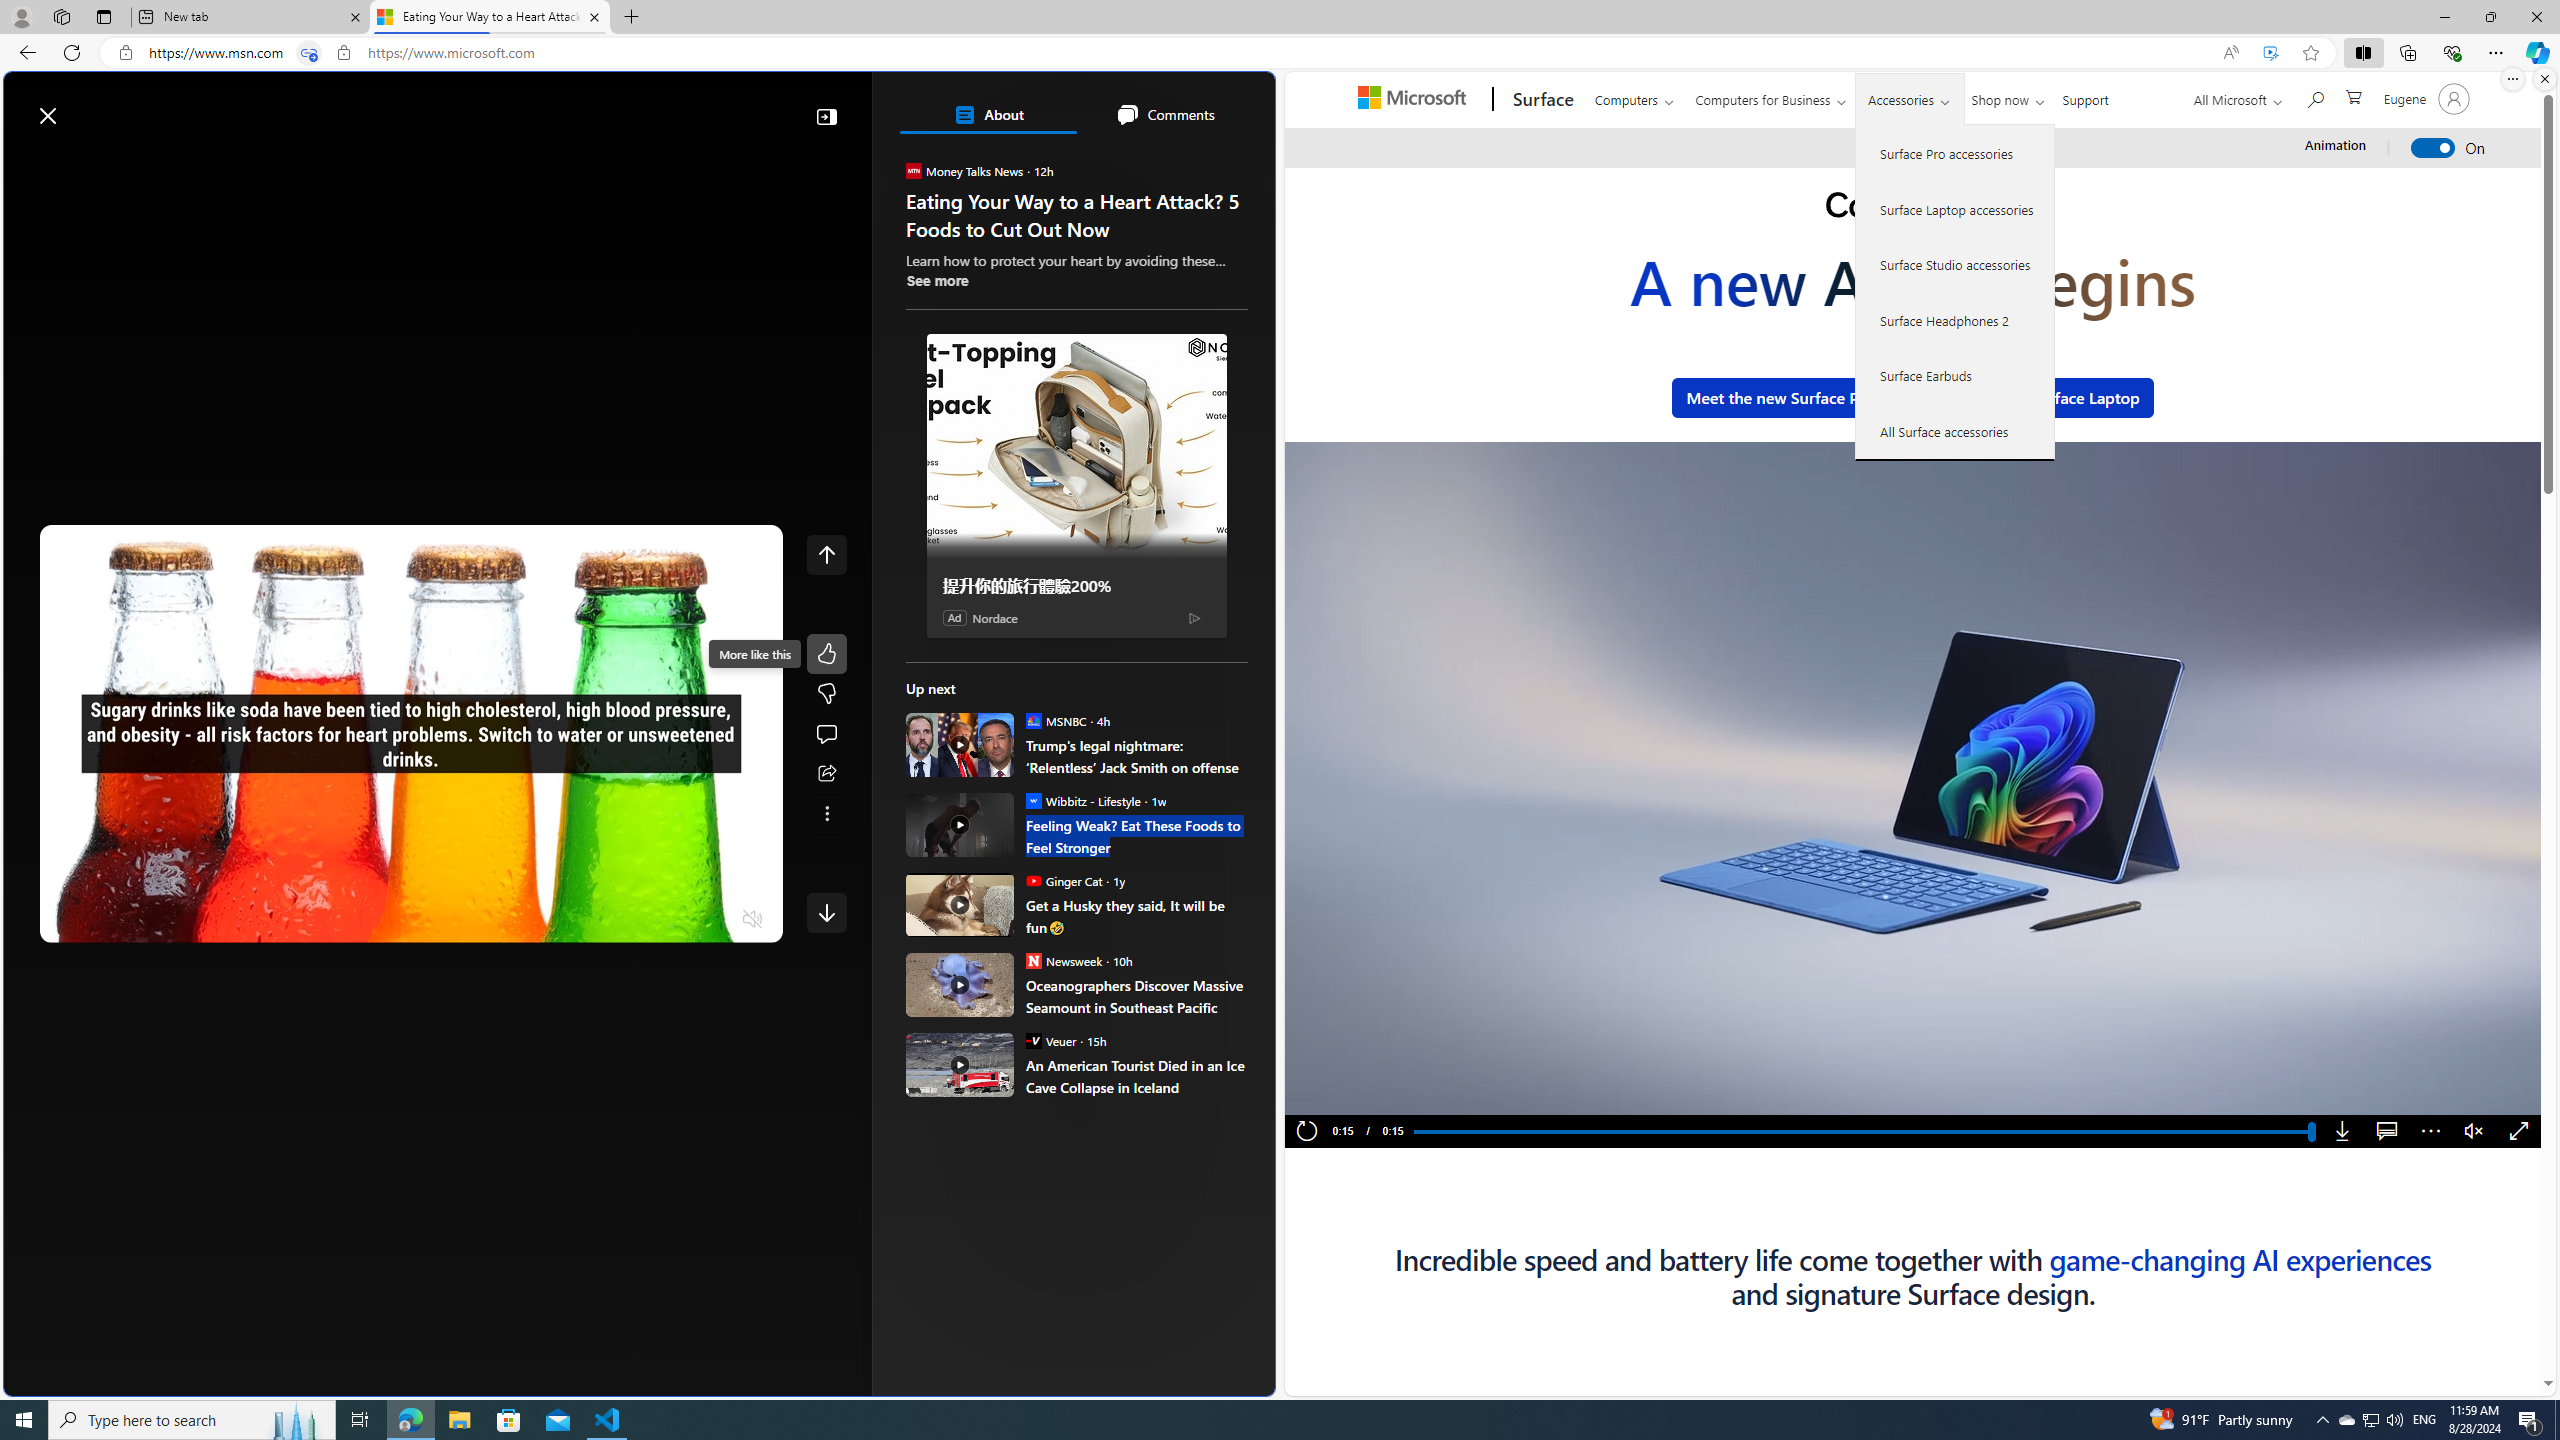 Image resolution: width=2560 pixels, height=1440 pixels. I want to click on 'Close split screen.', so click(2543, 78).